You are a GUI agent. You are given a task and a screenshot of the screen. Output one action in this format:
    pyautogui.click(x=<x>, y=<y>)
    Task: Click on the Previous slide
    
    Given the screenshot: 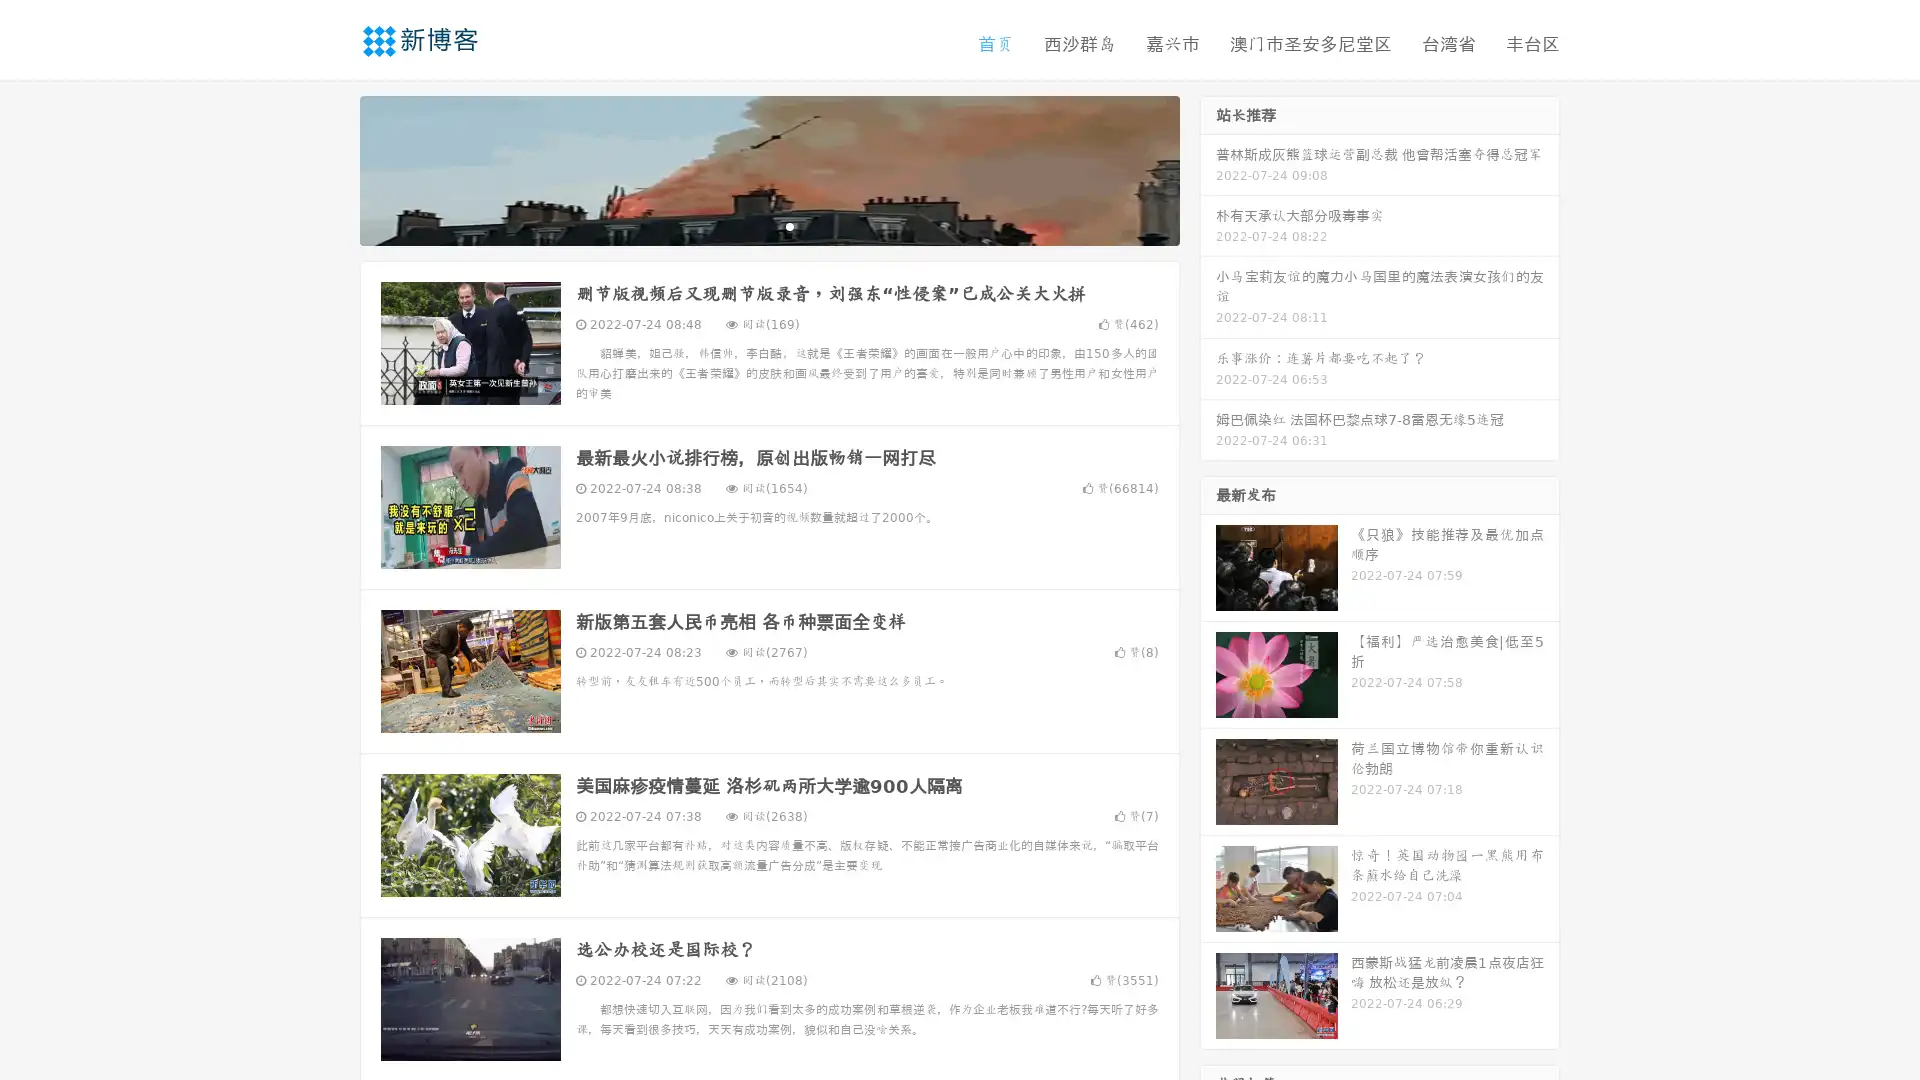 What is the action you would take?
    pyautogui.click(x=330, y=168)
    